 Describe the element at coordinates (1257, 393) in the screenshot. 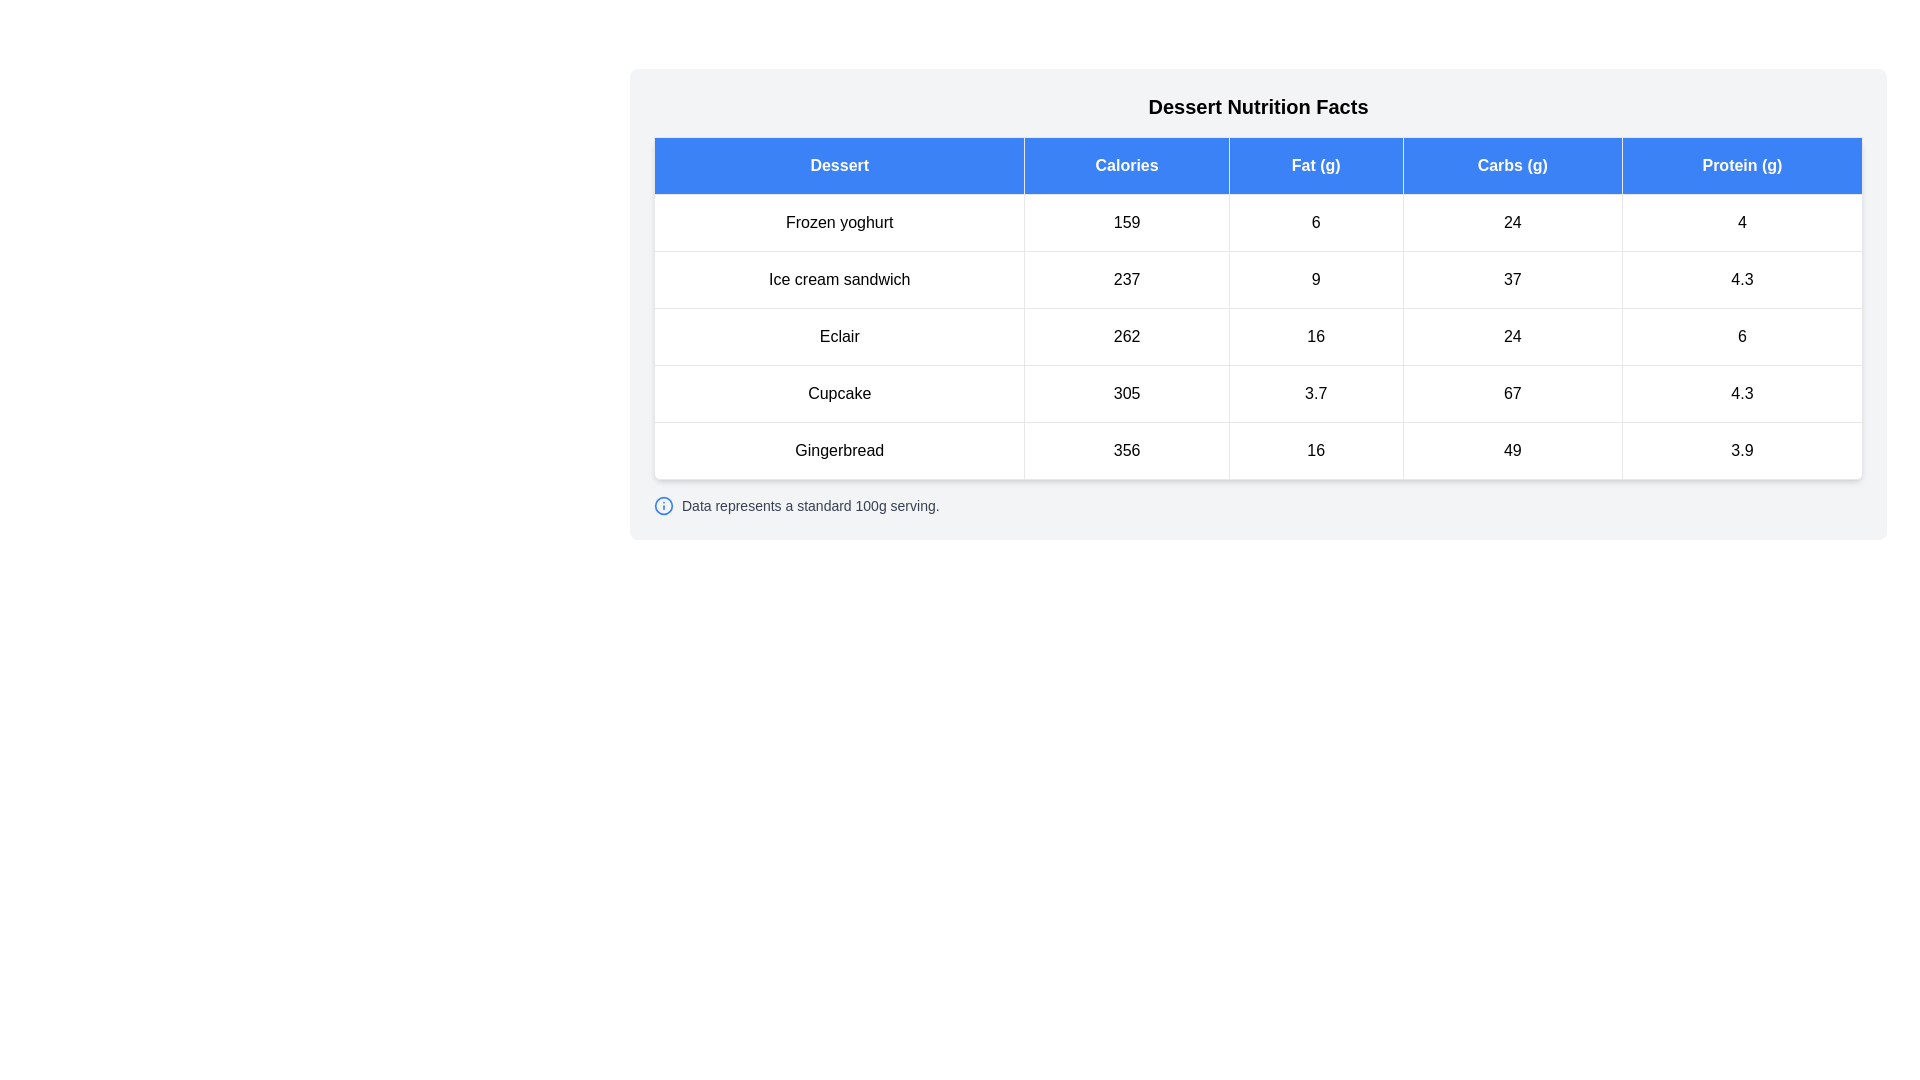

I see `the row corresponding to Cupcake` at that location.